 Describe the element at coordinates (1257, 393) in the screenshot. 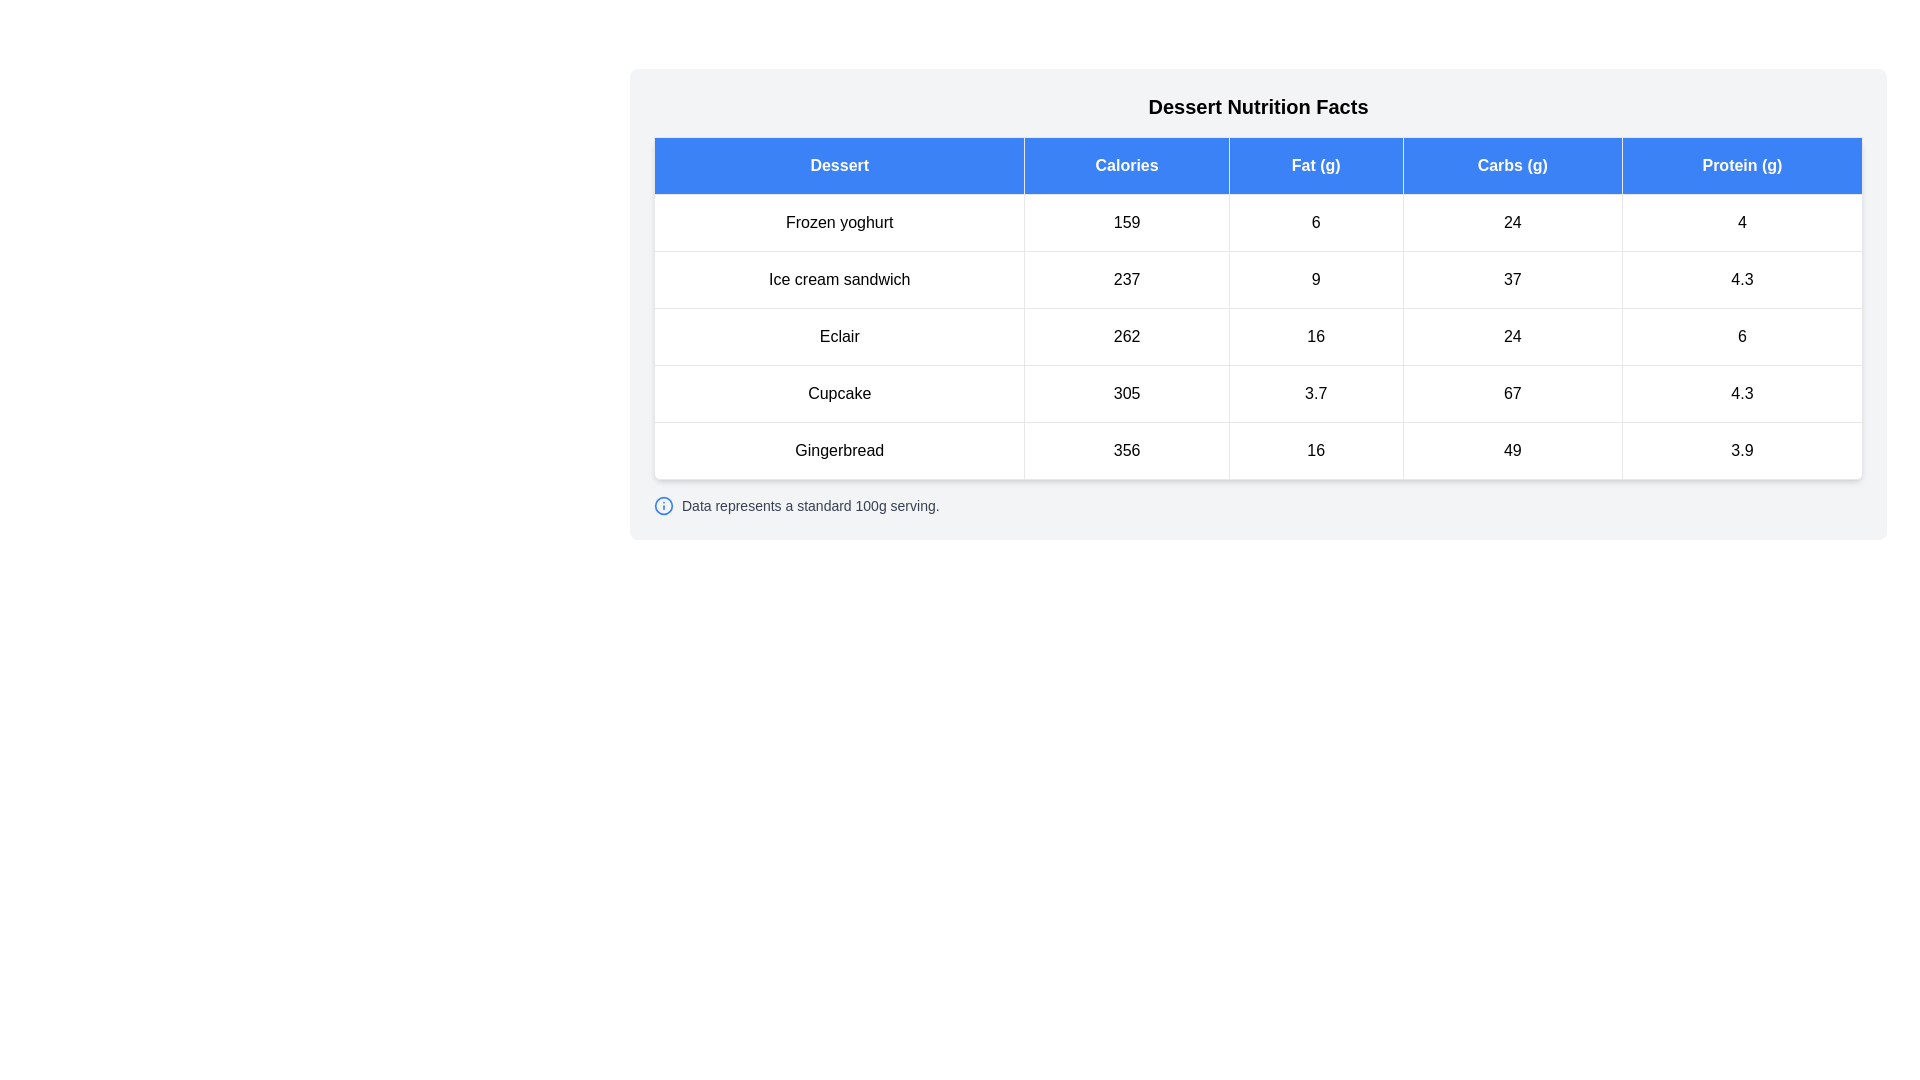

I see `the row corresponding to Cupcake` at that location.